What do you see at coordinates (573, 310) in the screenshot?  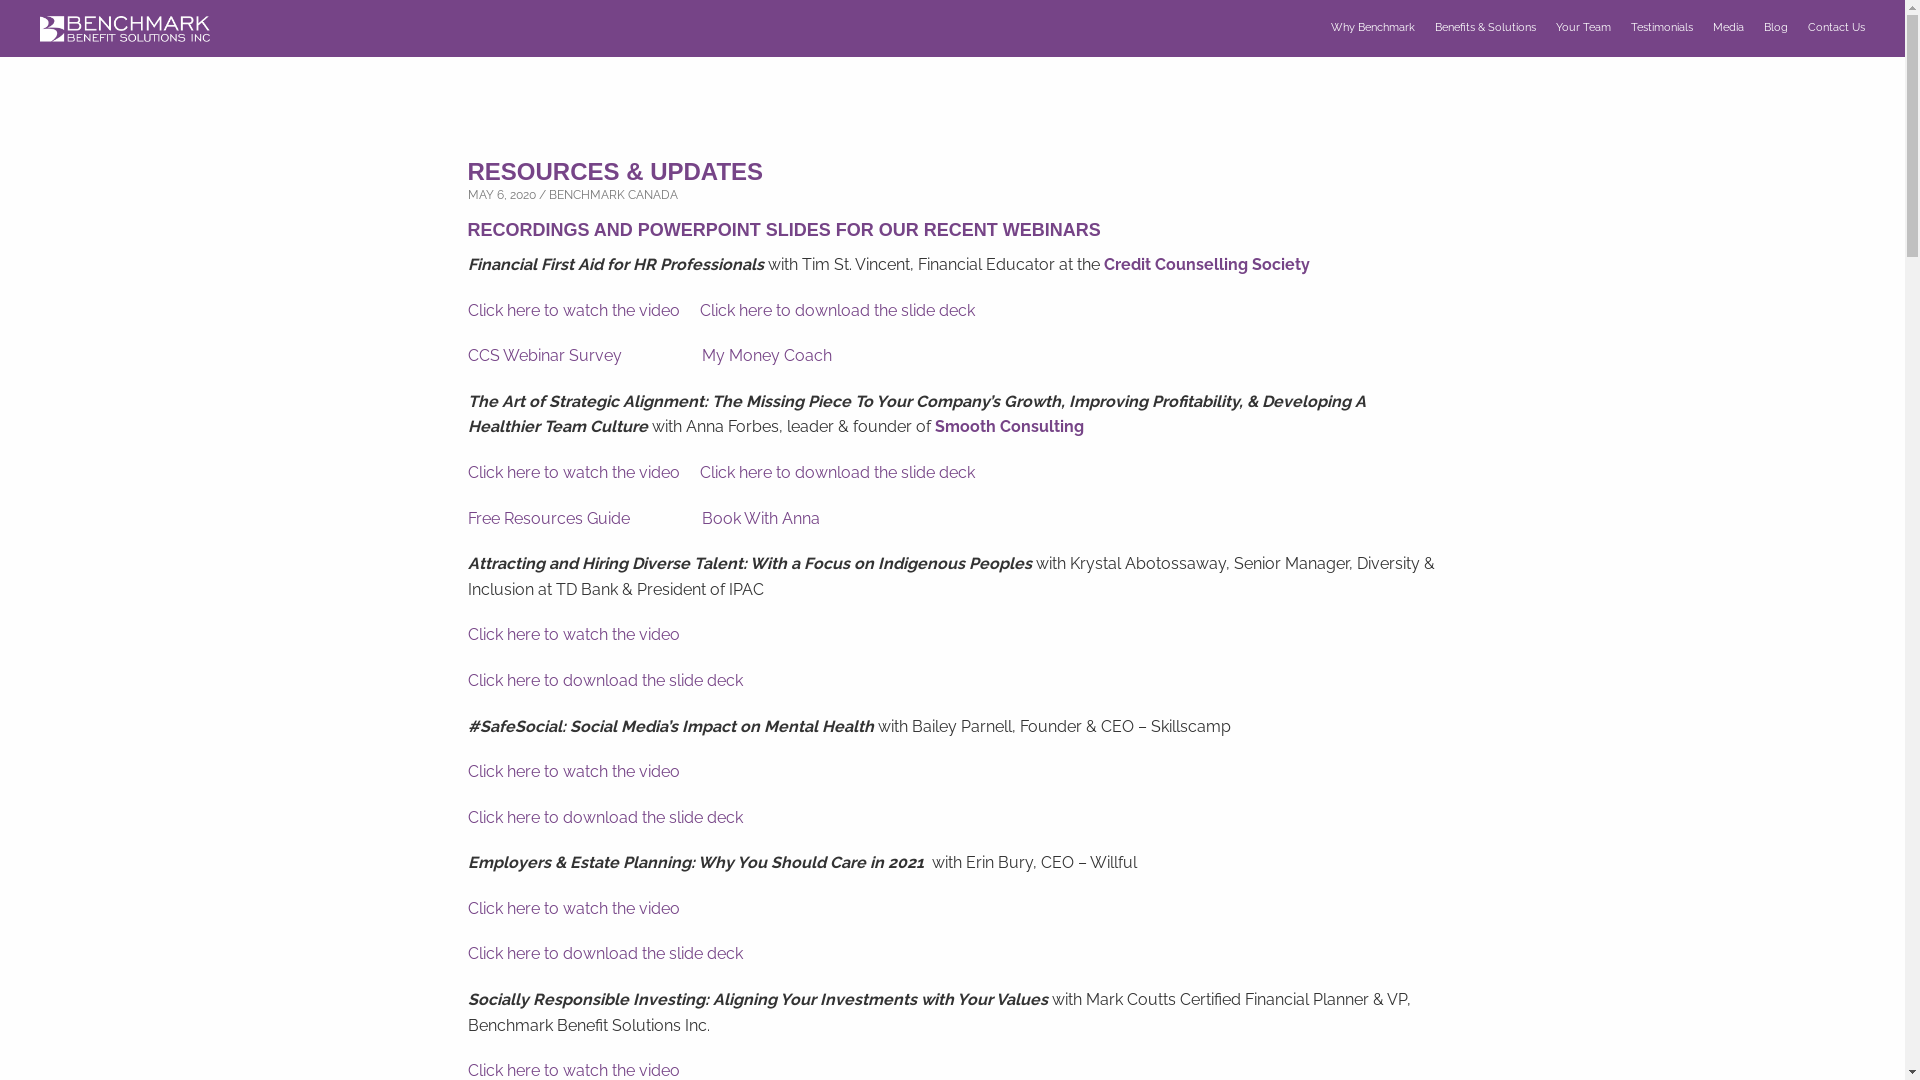 I see `'Click here to watch the video'` at bounding box center [573, 310].